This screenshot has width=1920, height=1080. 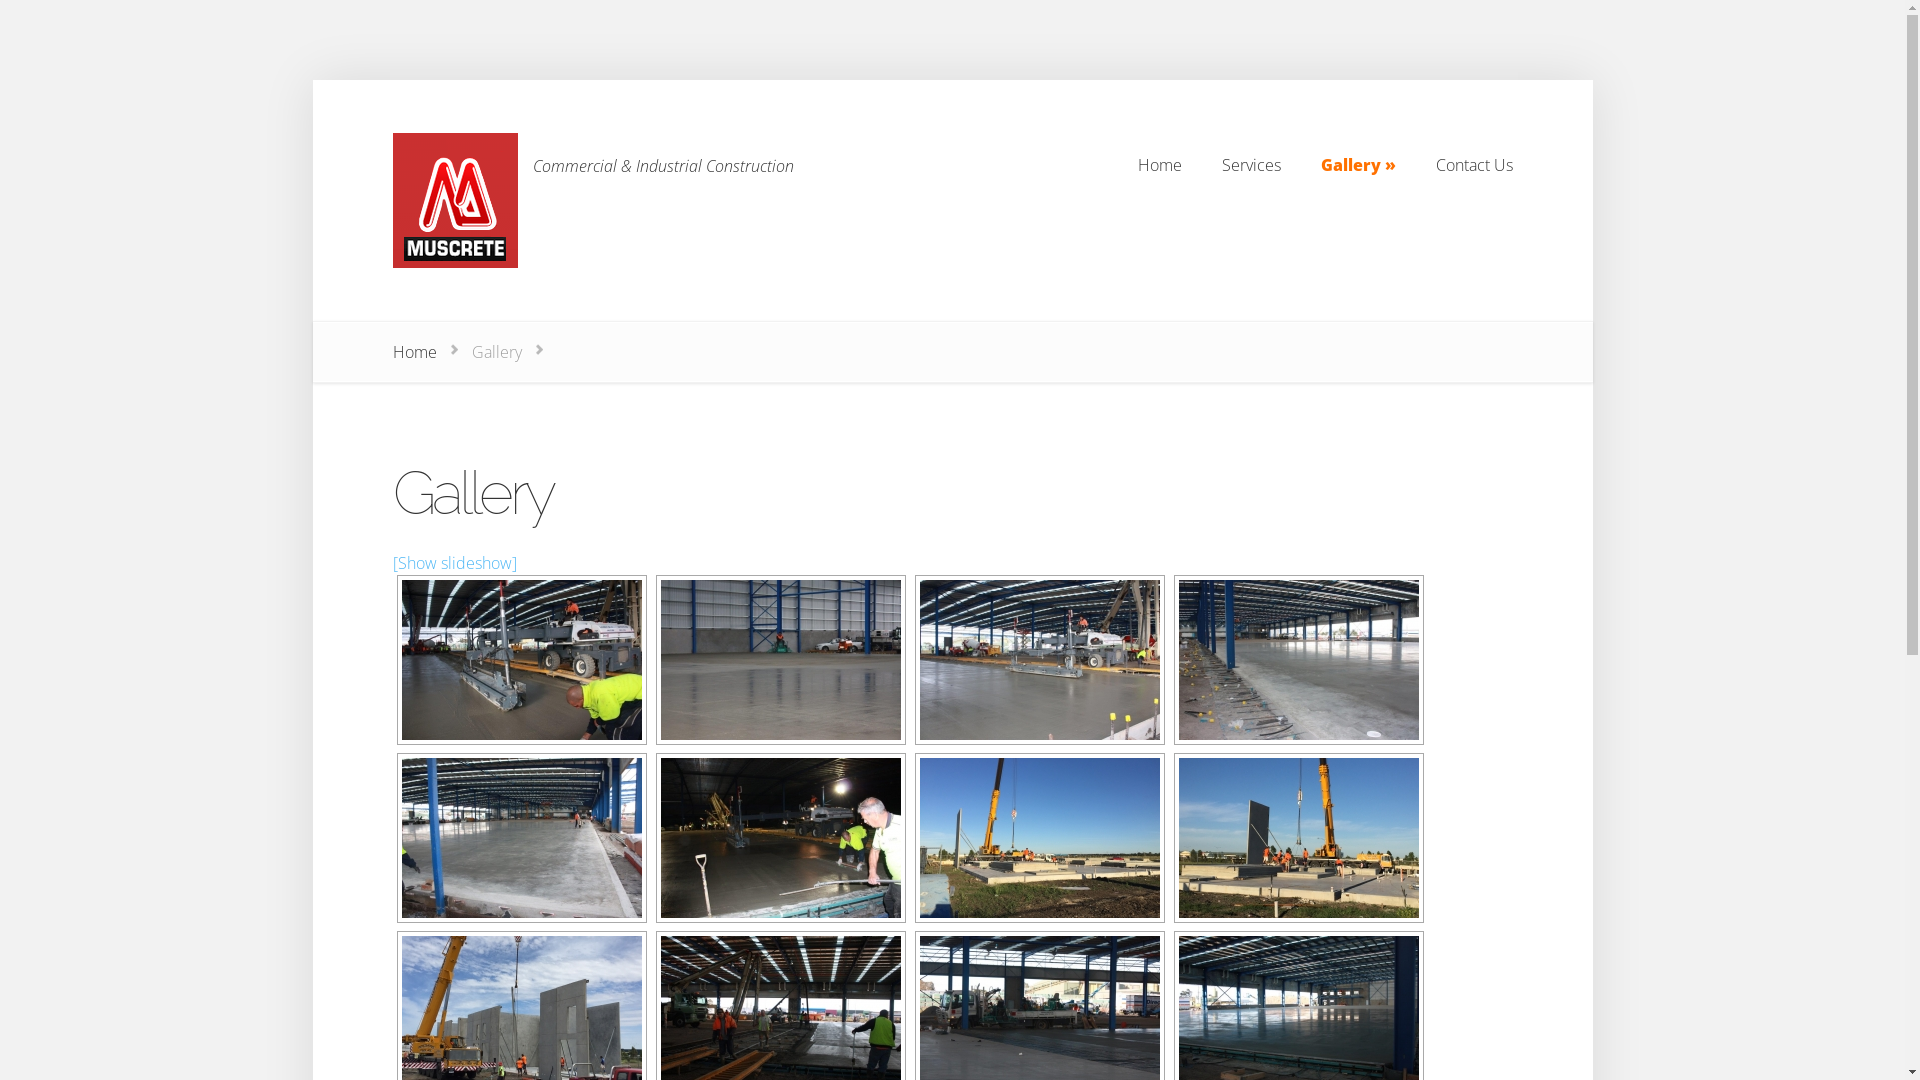 What do you see at coordinates (453, 563) in the screenshot?
I see `'[Show slideshow]'` at bounding box center [453, 563].